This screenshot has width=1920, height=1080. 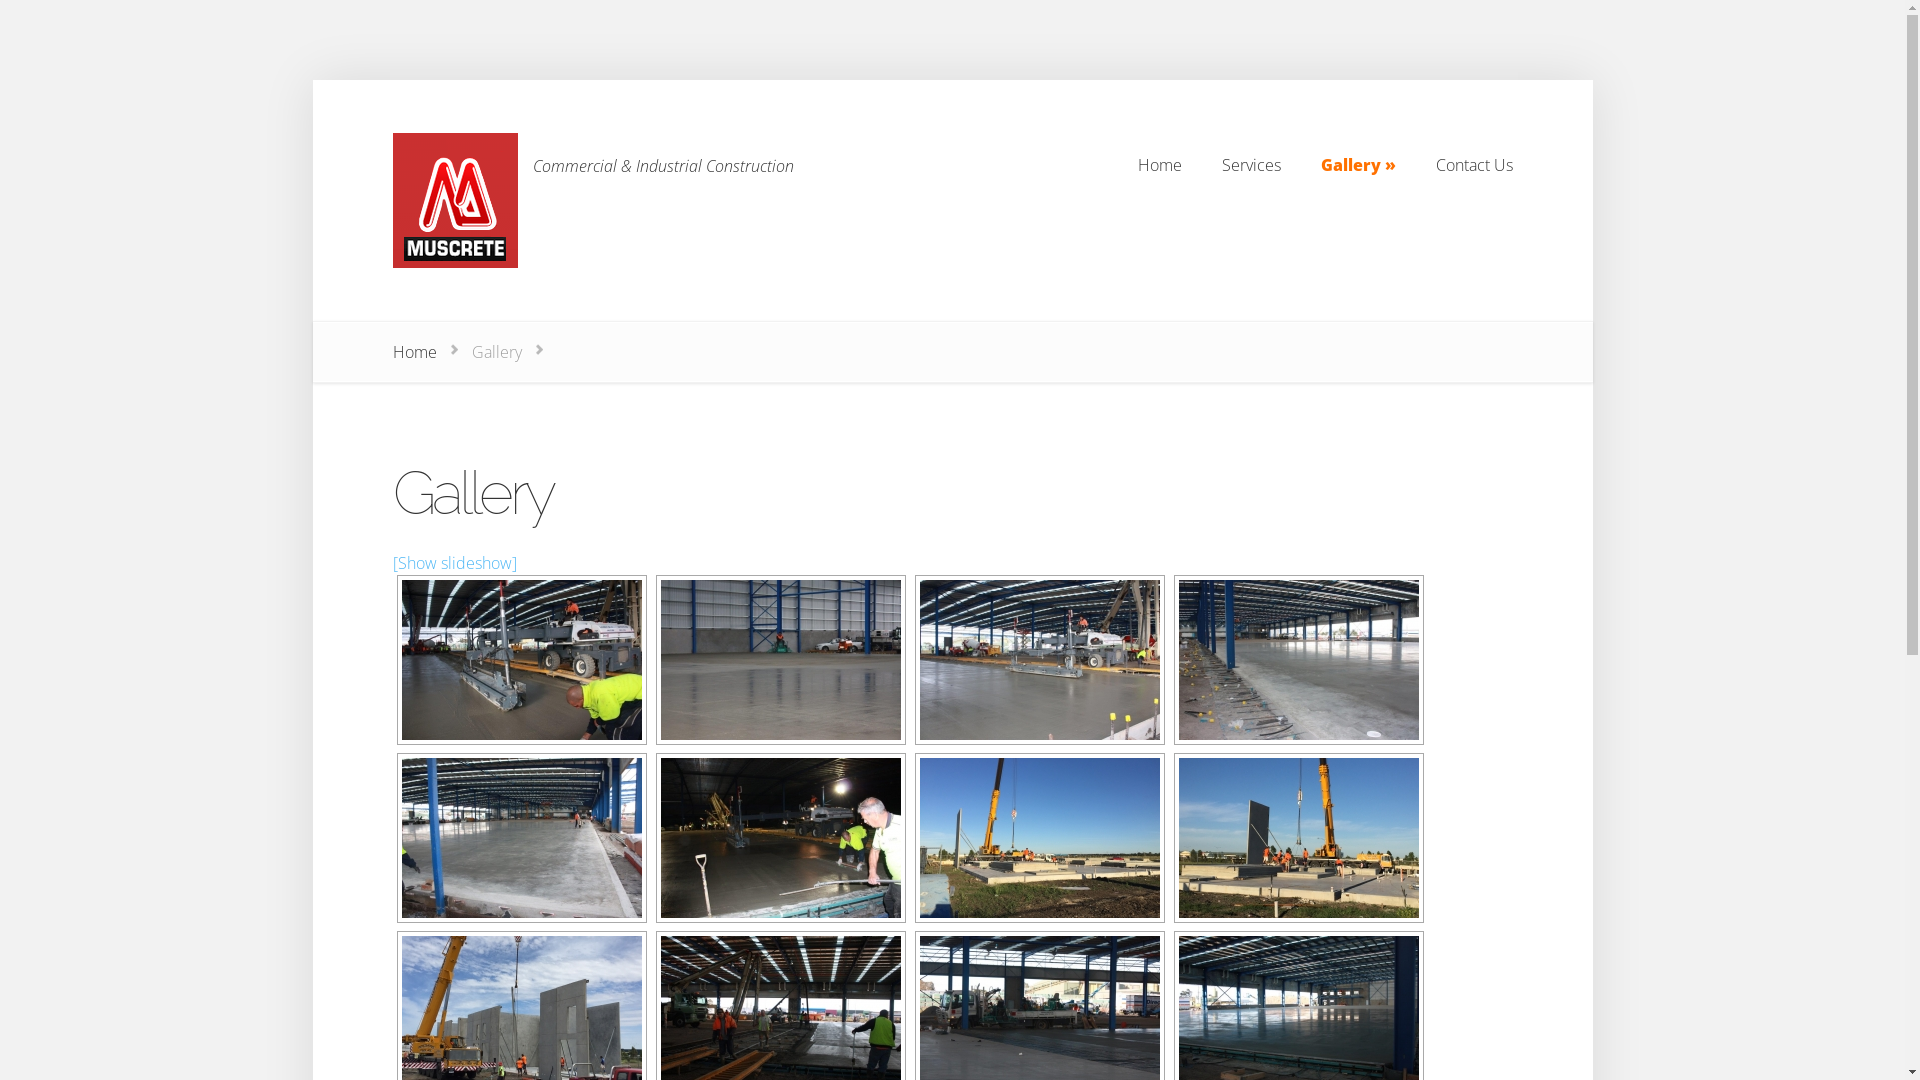 What do you see at coordinates (453, 563) in the screenshot?
I see `'[Show slideshow]'` at bounding box center [453, 563].